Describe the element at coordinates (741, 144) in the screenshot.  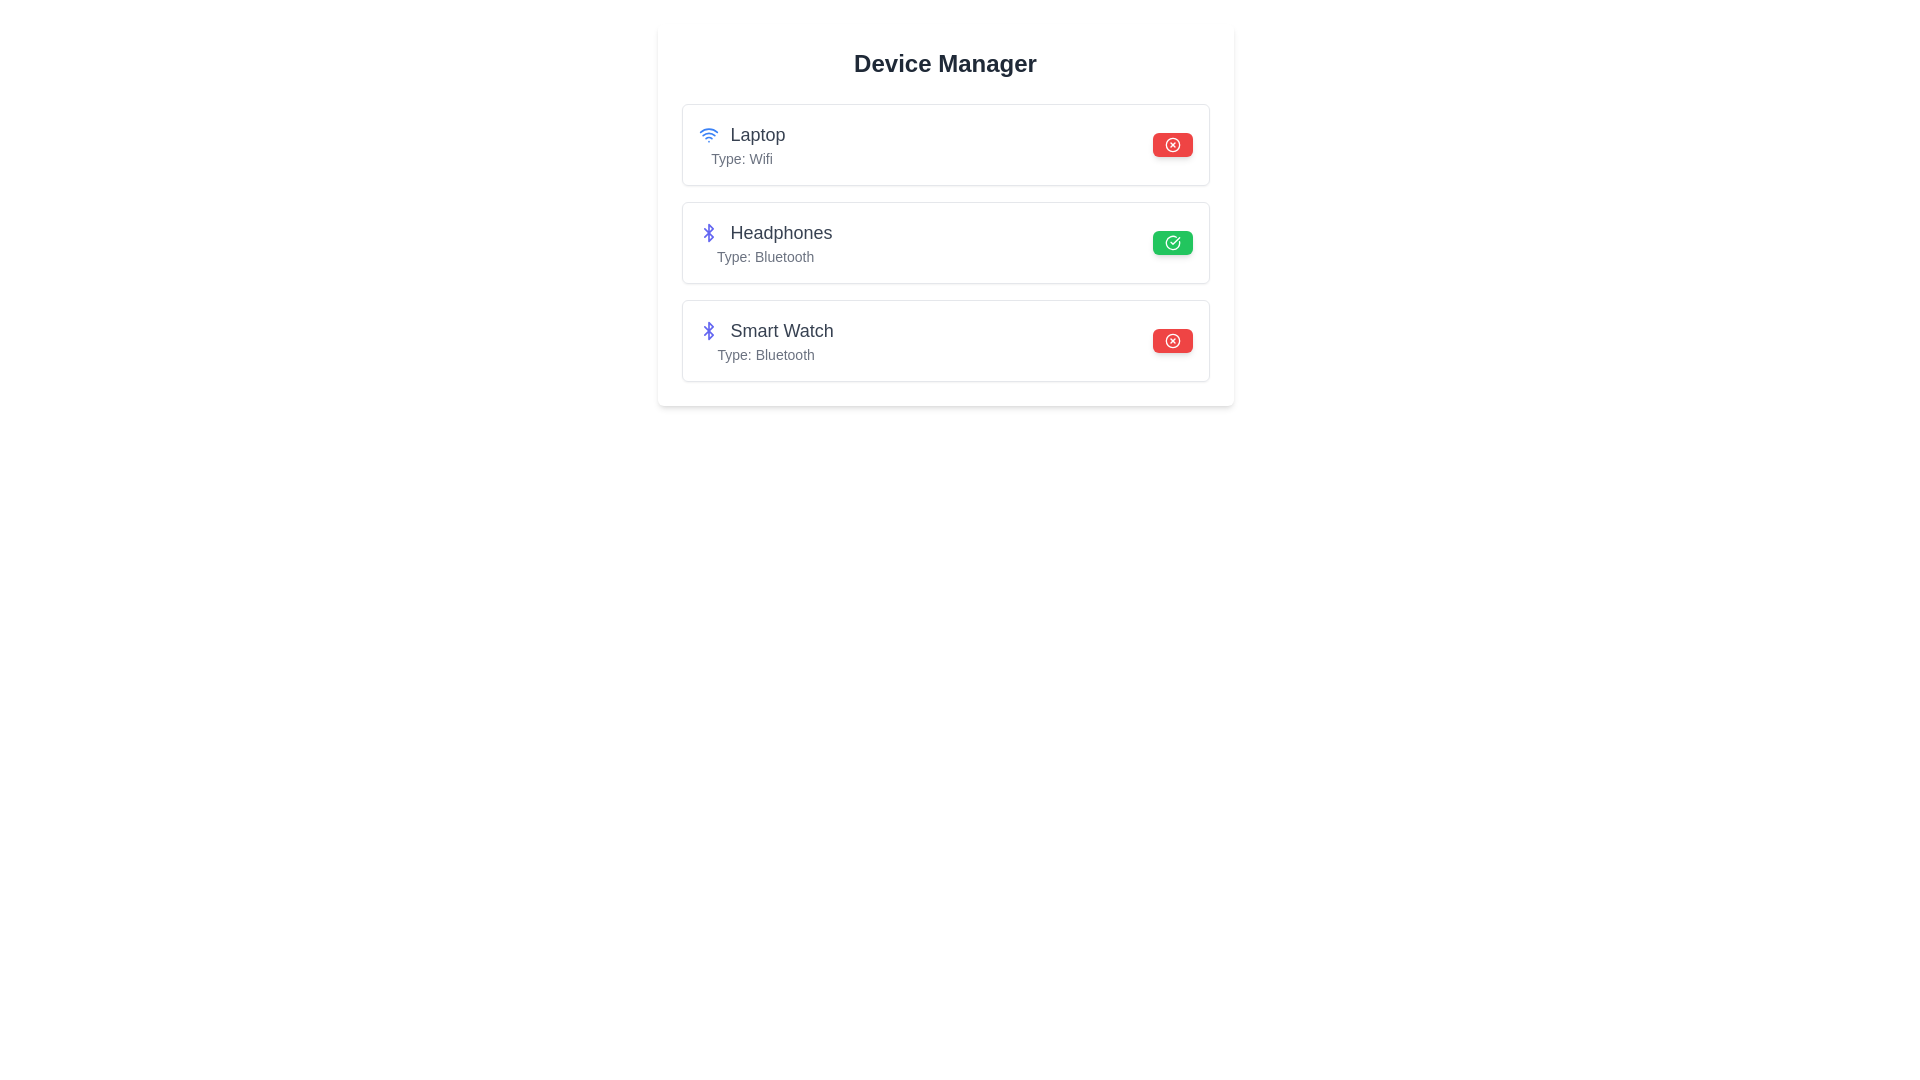
I see `the informational text element featuring a blue Wi-Fi icon and the text 'Laptop' with 'Type: Wifi' below it, located in the topmost card of the 'Device Manager' section` at that location.